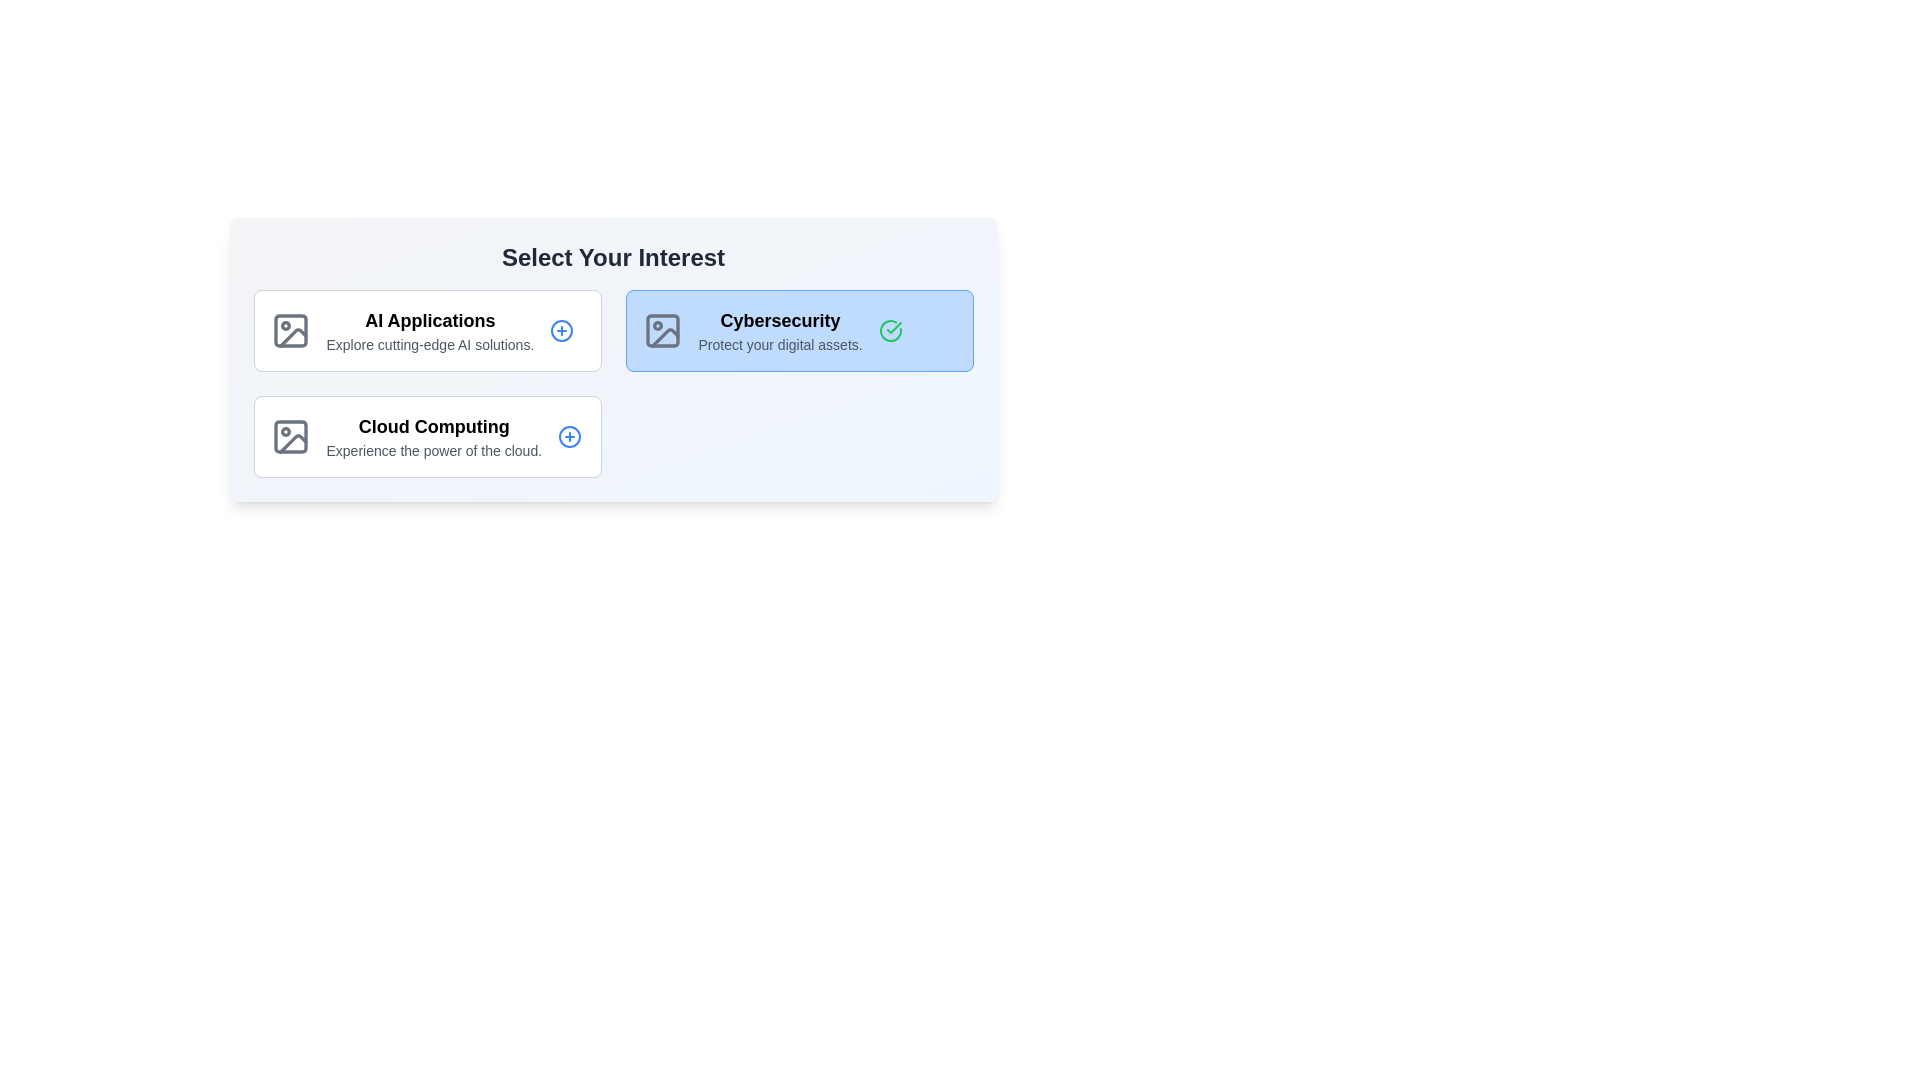  What do you see at coordinates (662, 330) in the screenshot?
I see `the icon of the card labeled 'Cybersecurity' to interact with it` at bounding box center [662, 330].